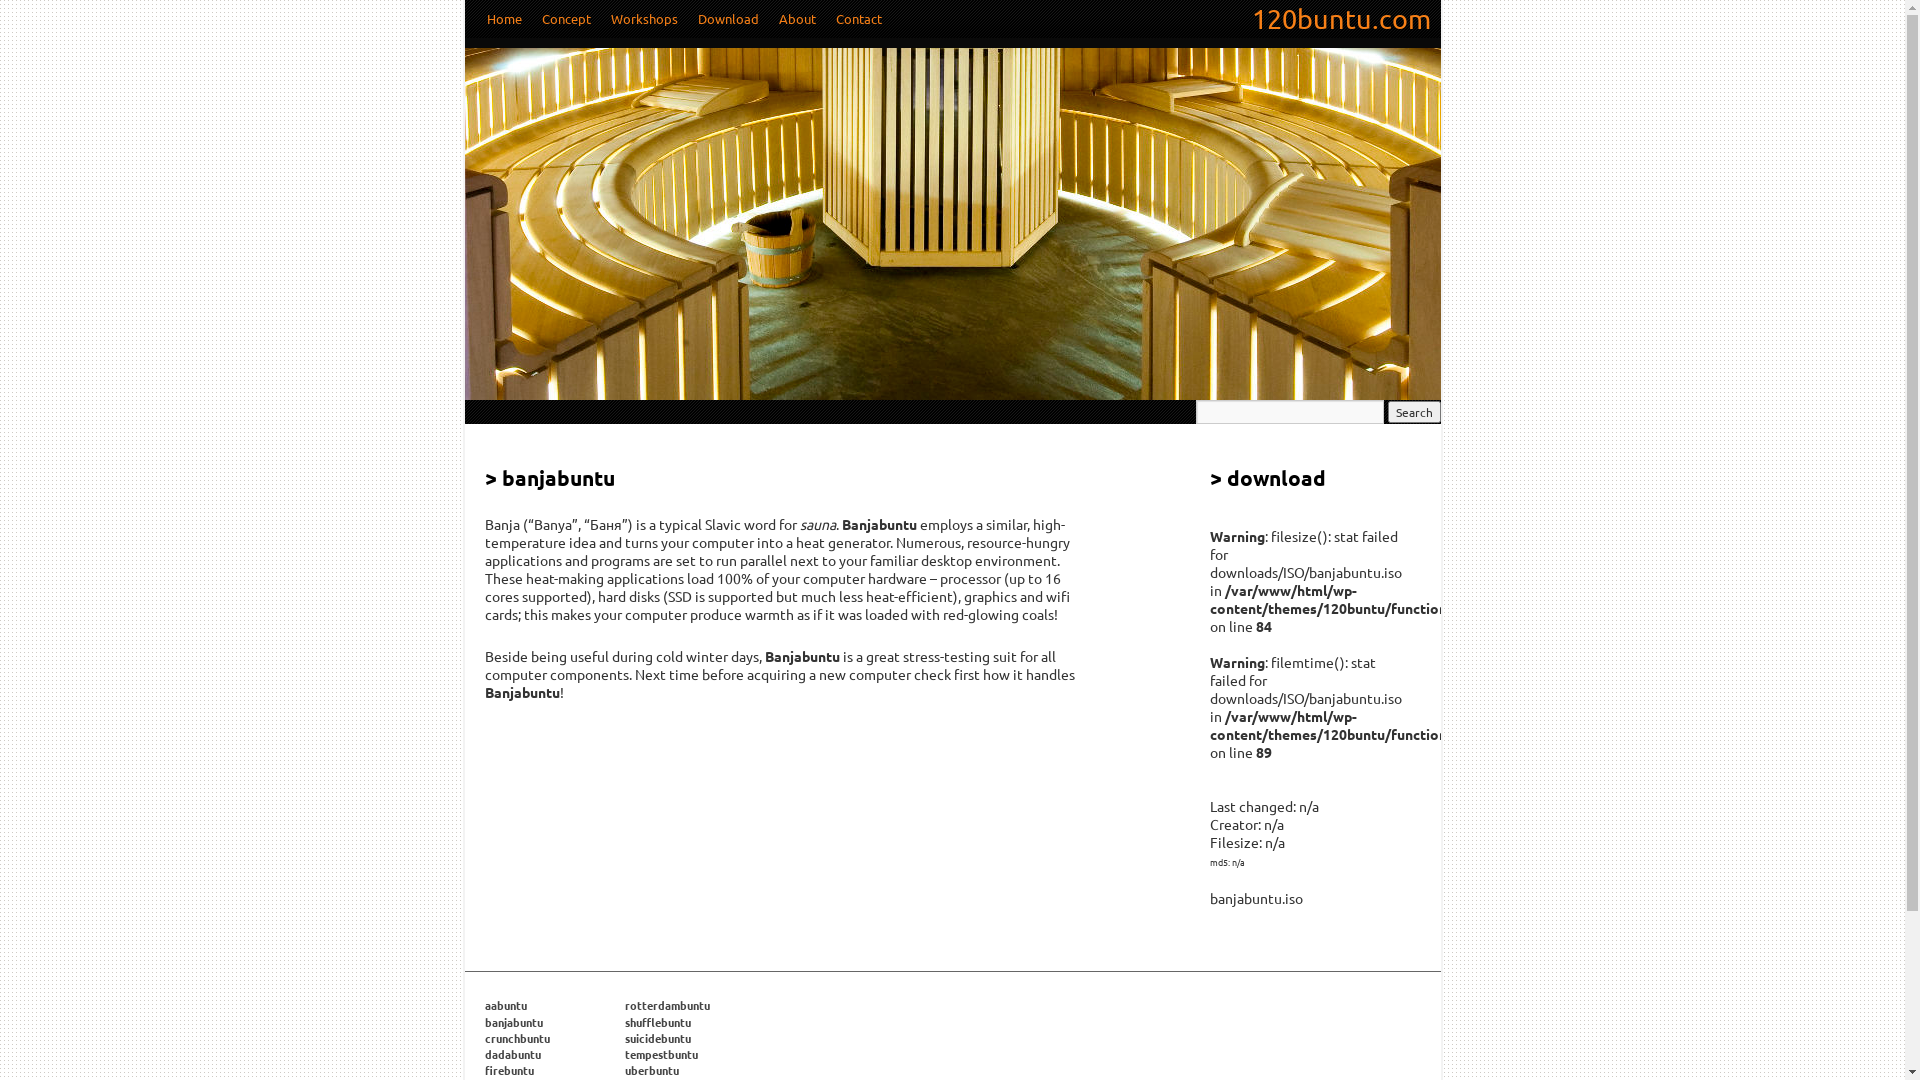  What do you see at coordinates (503, 19) in the screenshot?
I see `'Home'` at bounding box center [503, 19].